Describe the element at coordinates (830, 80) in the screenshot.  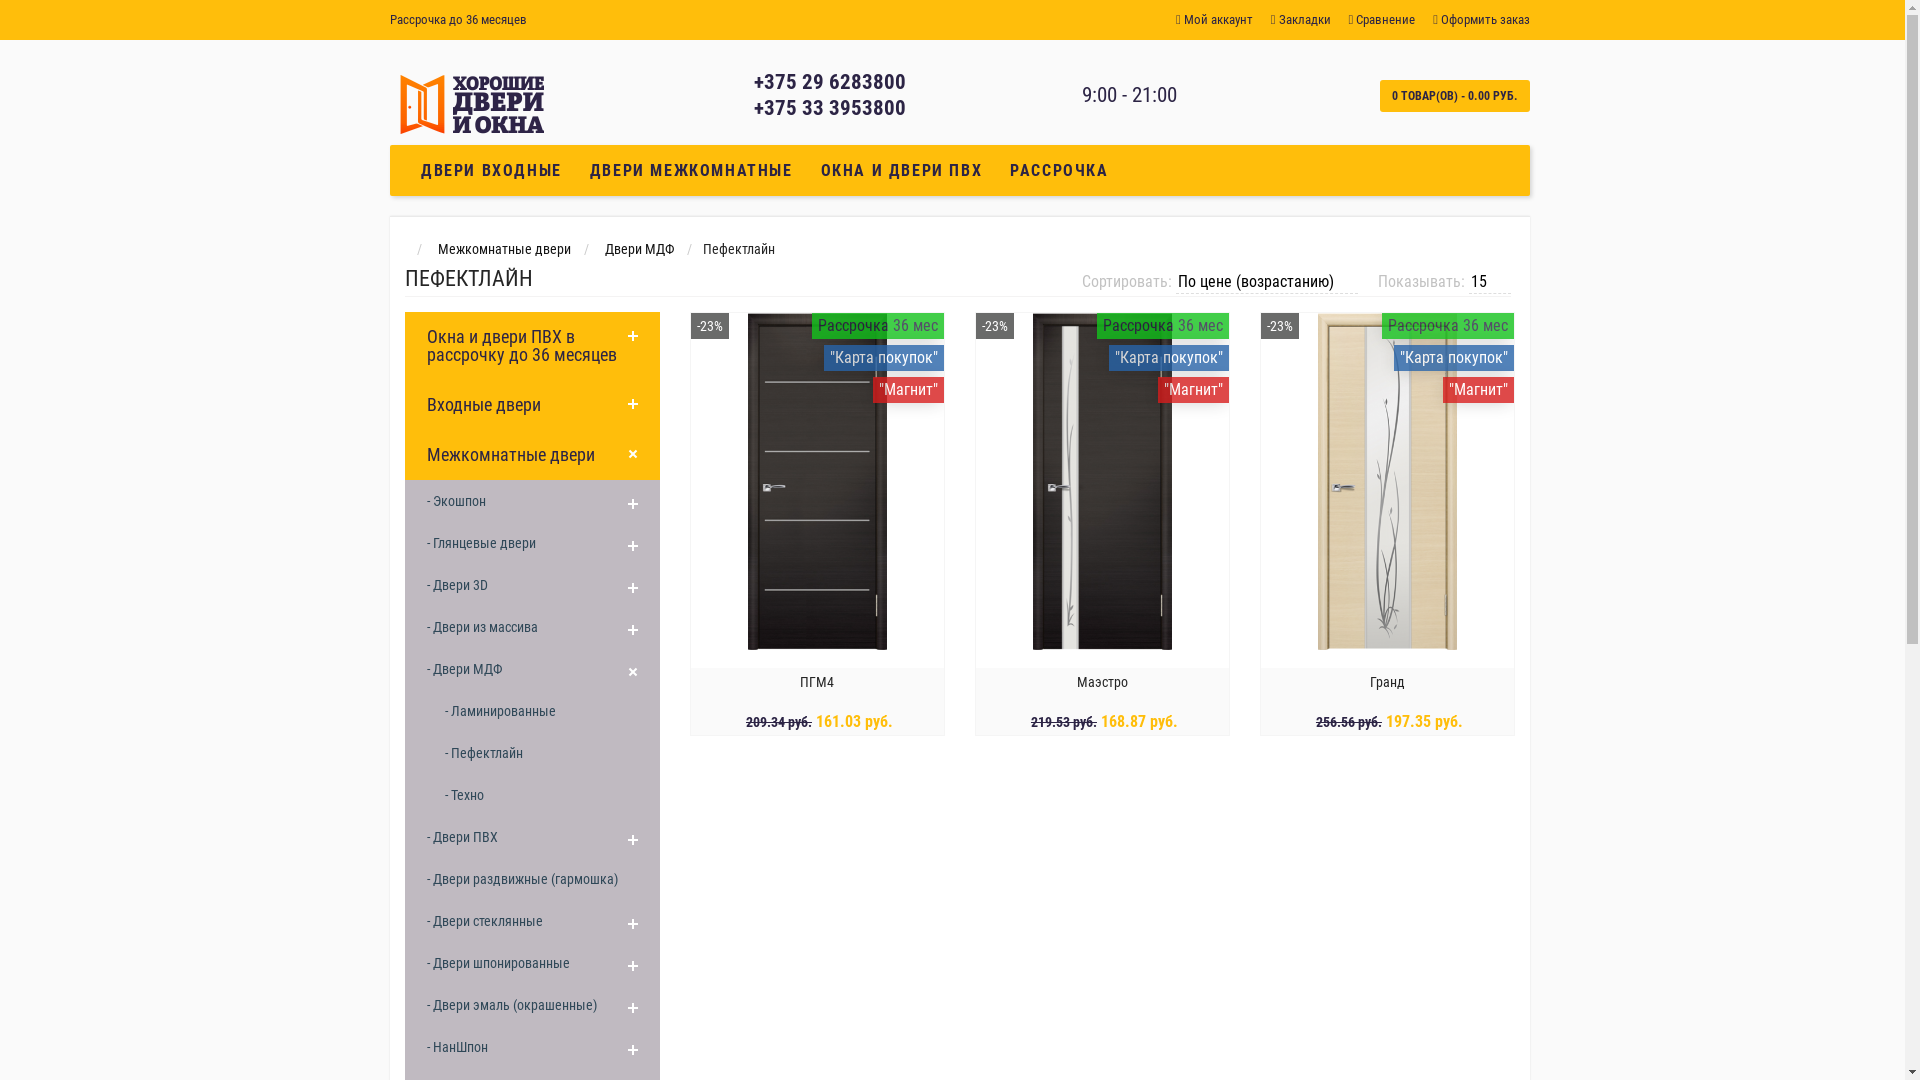
I see `'+375 29 6283800'` at that location.